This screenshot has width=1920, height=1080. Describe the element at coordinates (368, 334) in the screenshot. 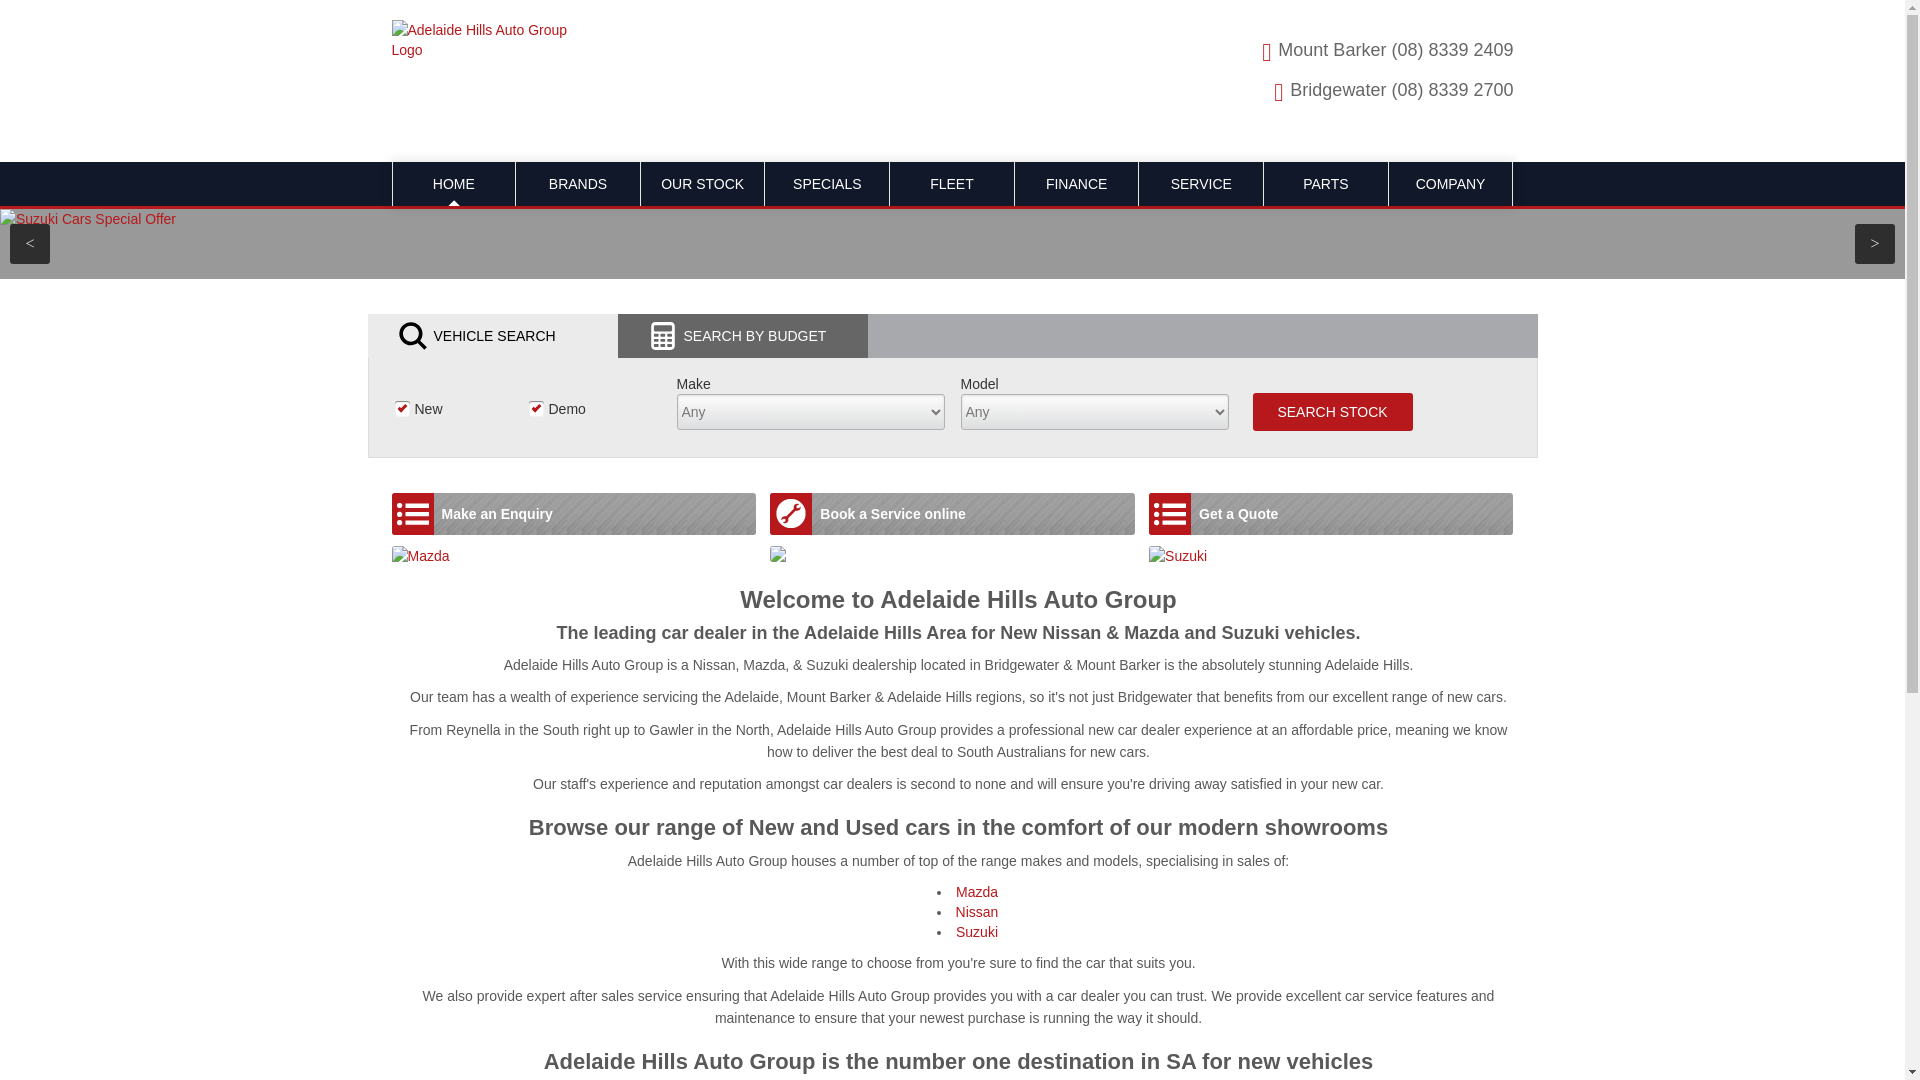

I see `'VEHICLE SEARCH'` at that location.